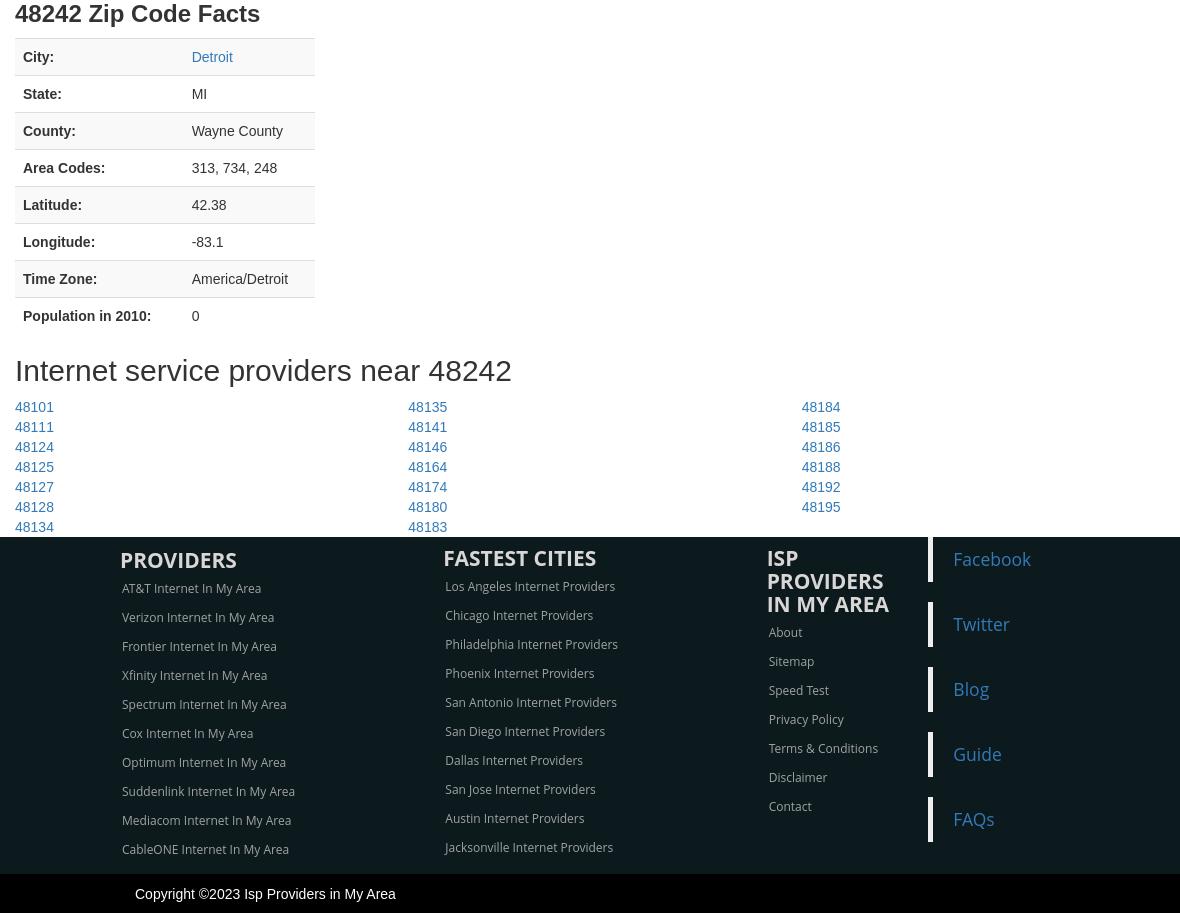  I want to click on '48128', so click(32, 505).